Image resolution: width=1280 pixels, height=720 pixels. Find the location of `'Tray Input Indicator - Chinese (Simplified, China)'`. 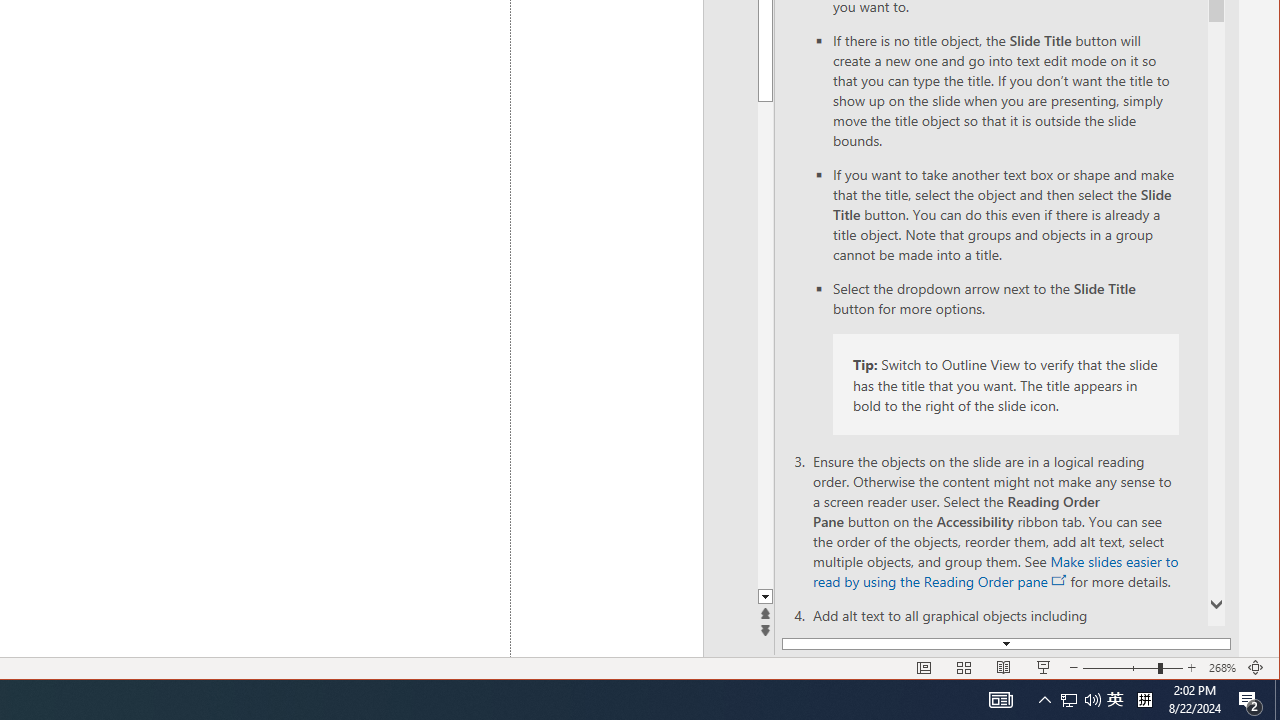

'Tray Input Indicator - Chinese (Simplified, China)' is located at coordinates (1144, 698).